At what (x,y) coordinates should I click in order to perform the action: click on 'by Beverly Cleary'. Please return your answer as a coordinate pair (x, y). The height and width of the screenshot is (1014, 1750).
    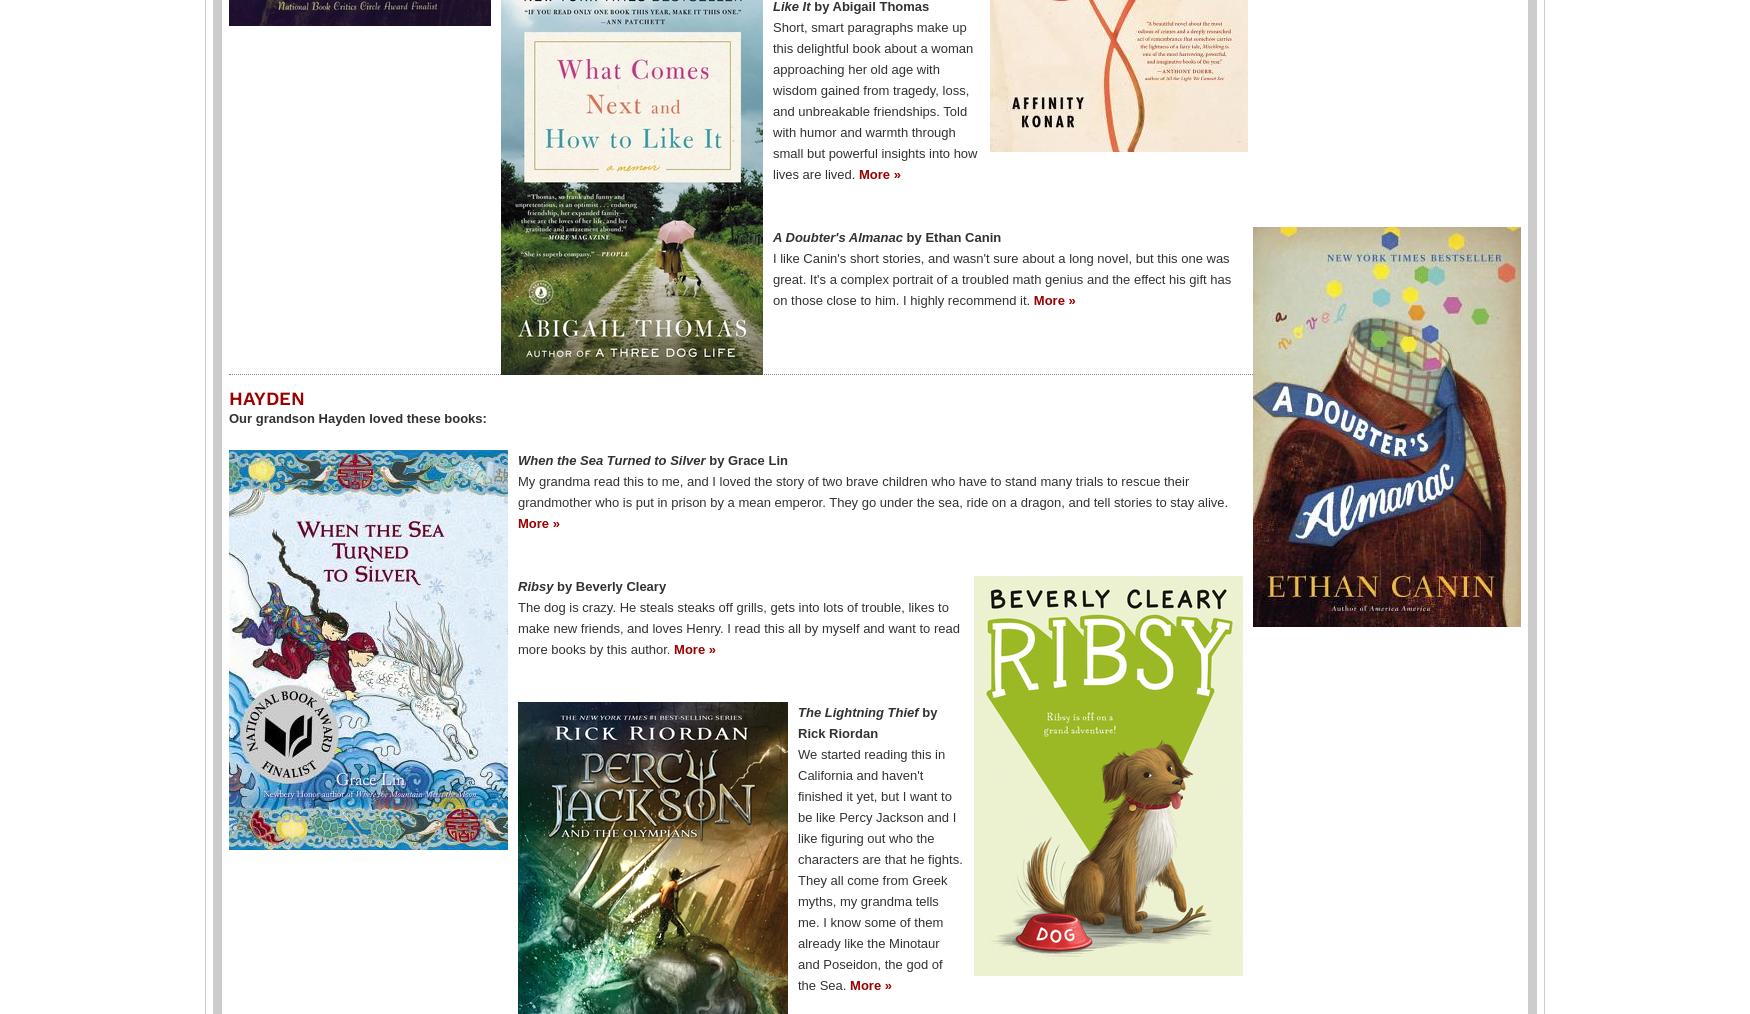
    Looking at the image, I should click on (611, 584).